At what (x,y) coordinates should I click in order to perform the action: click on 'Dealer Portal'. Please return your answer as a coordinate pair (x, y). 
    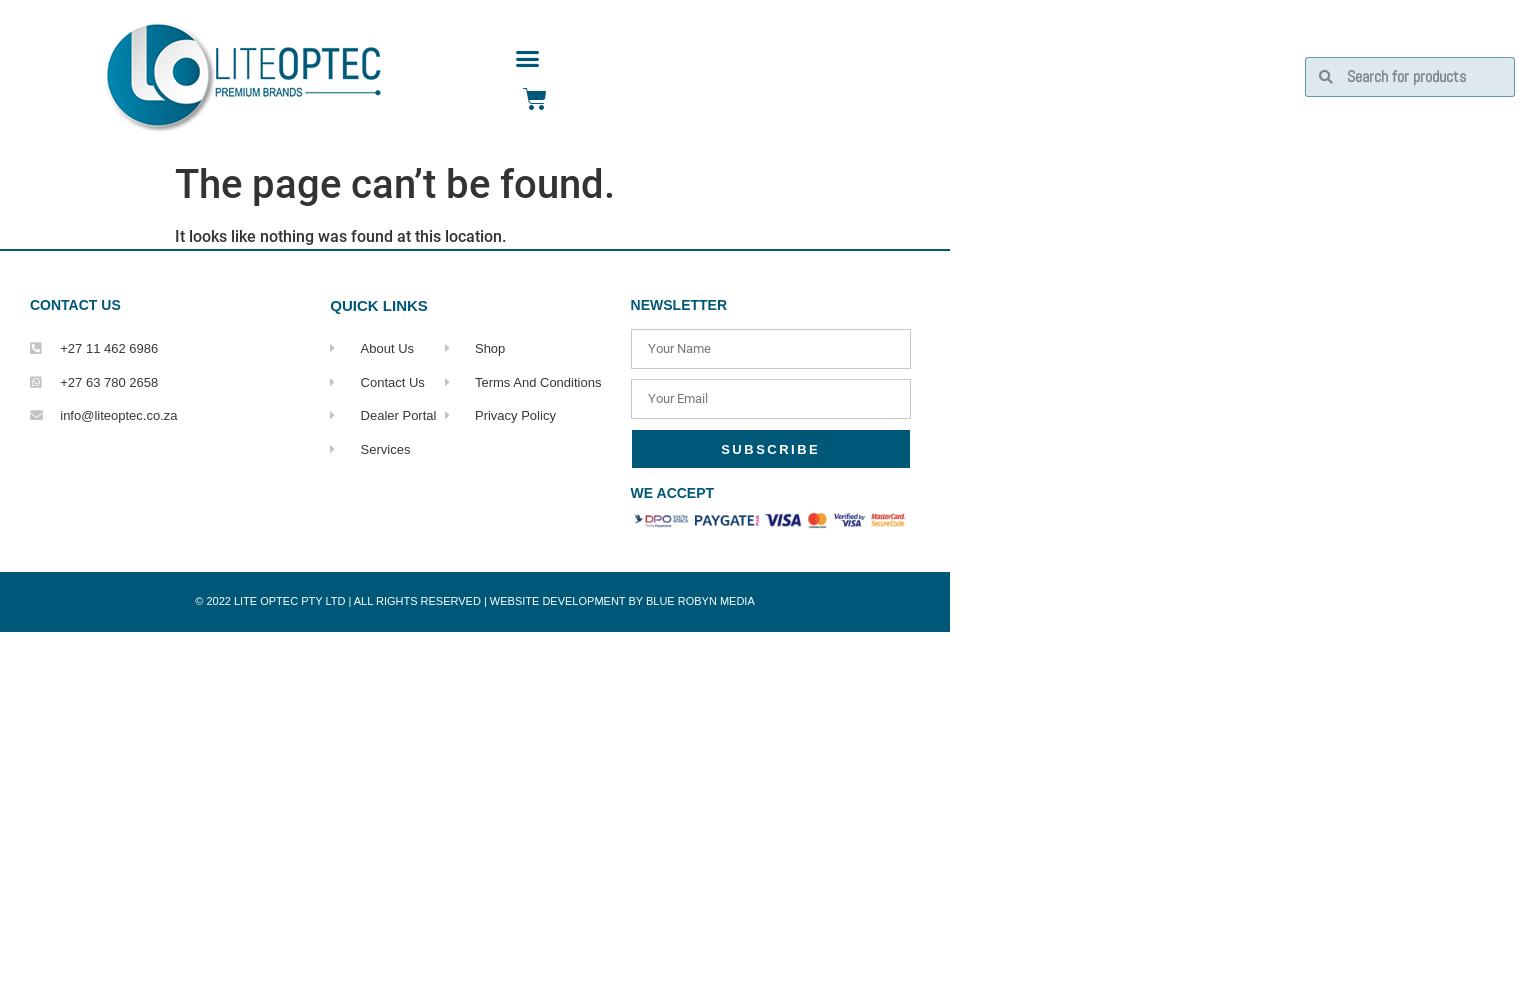
    Looking at the image, I should click on (397, 415).